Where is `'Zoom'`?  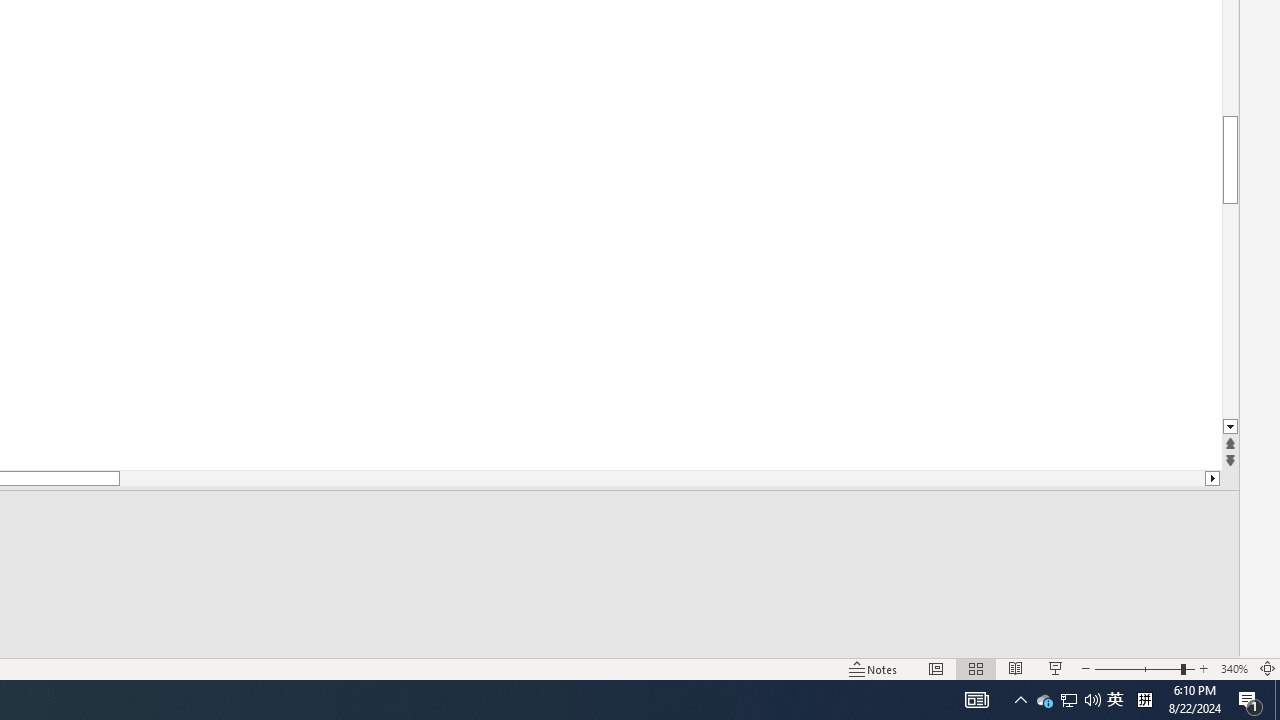 'Zoom' is located at coordinates (1144, 669).